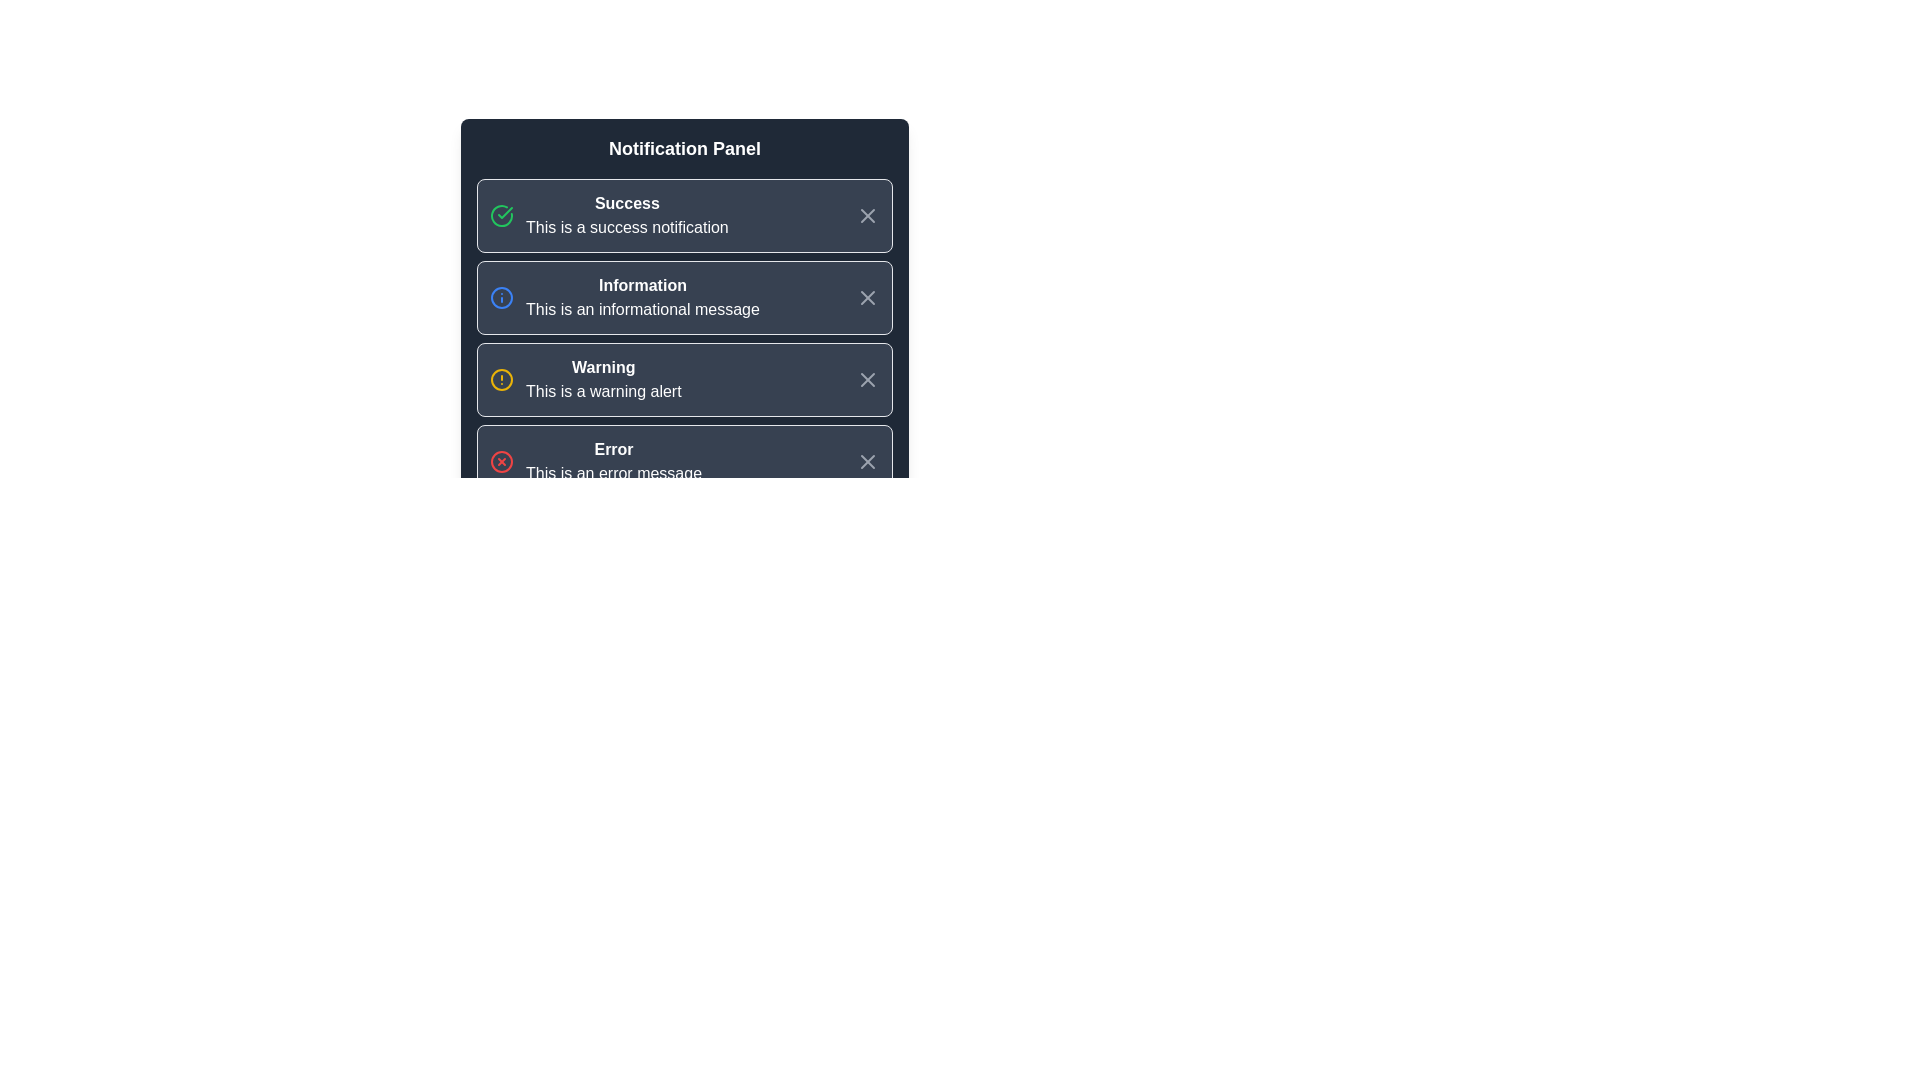 Image resolution: width=1920 pixels, height=1080 pixels. Describe the element at coordinates (868, 462) in the screenshot. I see `the close button, which resembles a close symbol with two diagonal lines, located at the far right end of the notification panel displaying the 'Error' message` at that location.